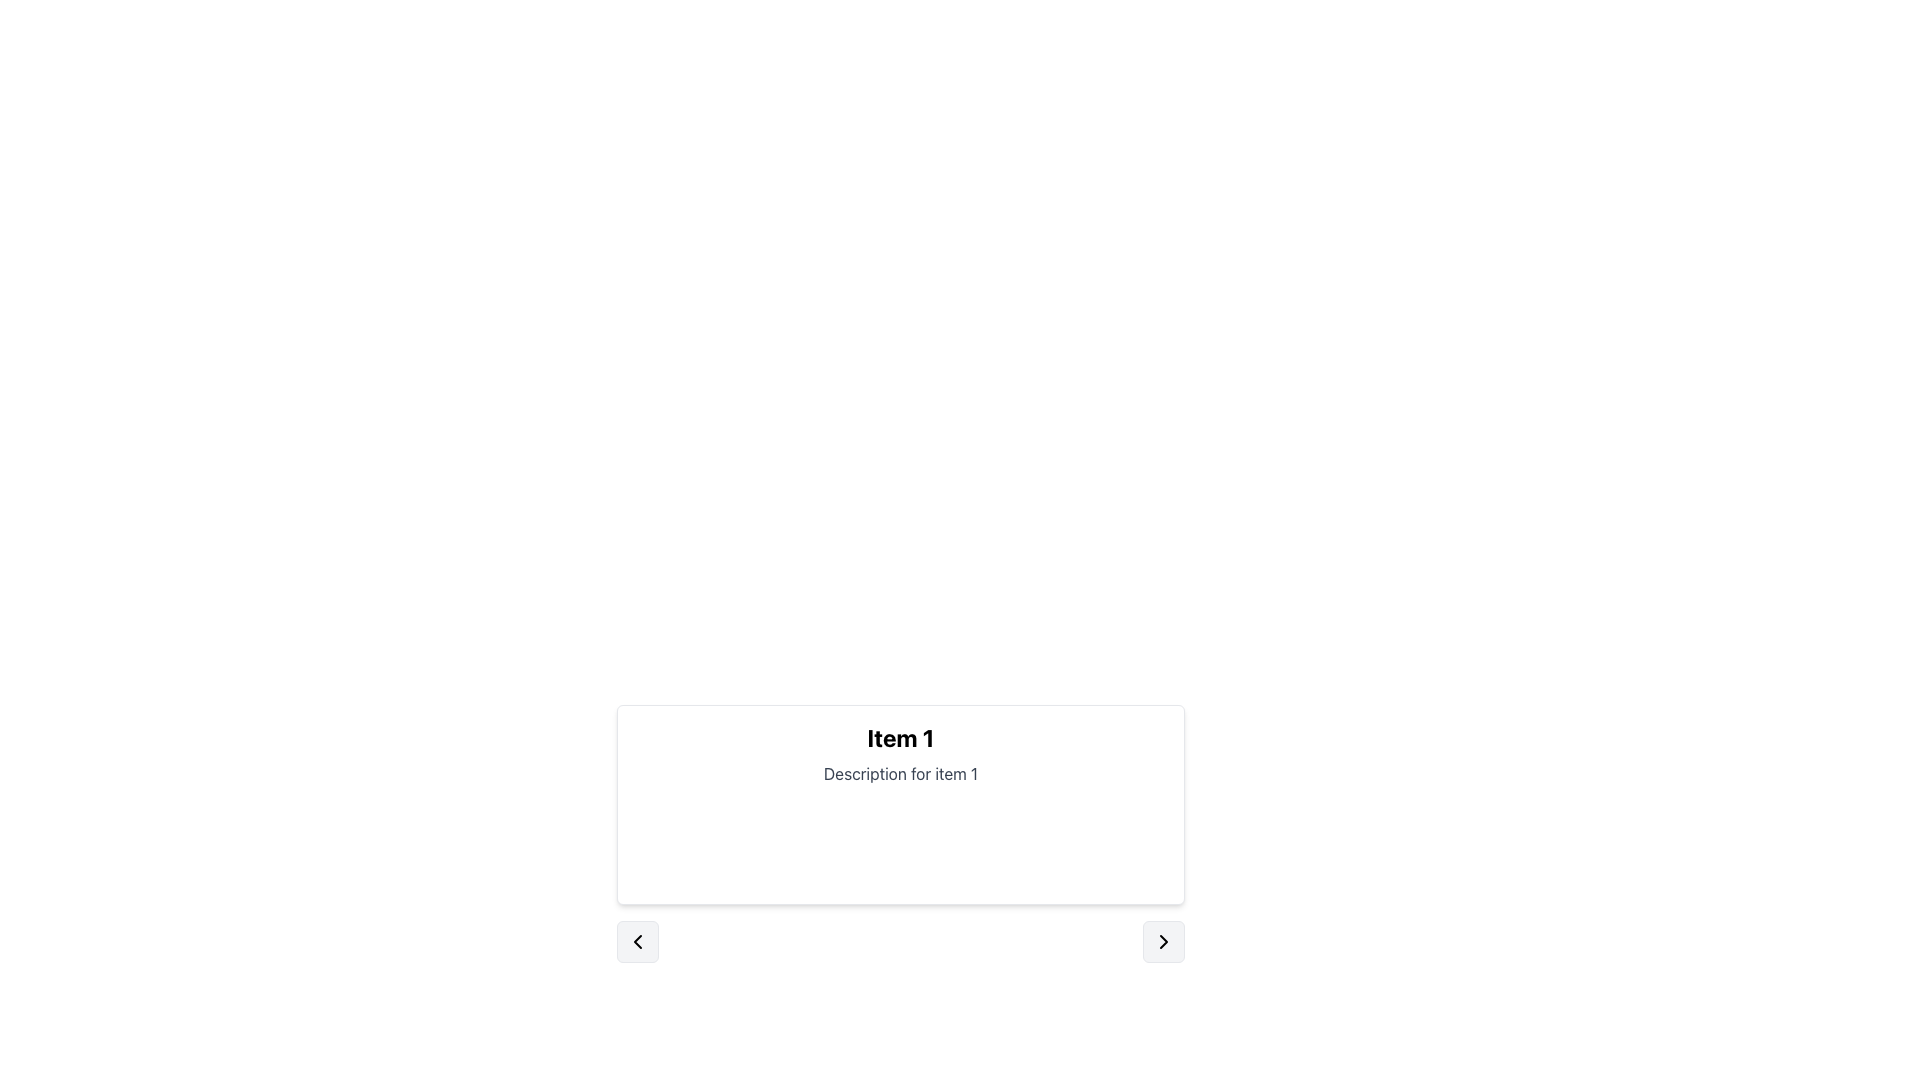 Image resolution: width=1920 pixels, height=1080 pixels. What do you see at coordinates (1163, 941) in the screenshot?
I see `the navigation button located at the lower-right corner of the card titled 'Item 1' to provide visual feedback` at bounding box center [1163, 941].